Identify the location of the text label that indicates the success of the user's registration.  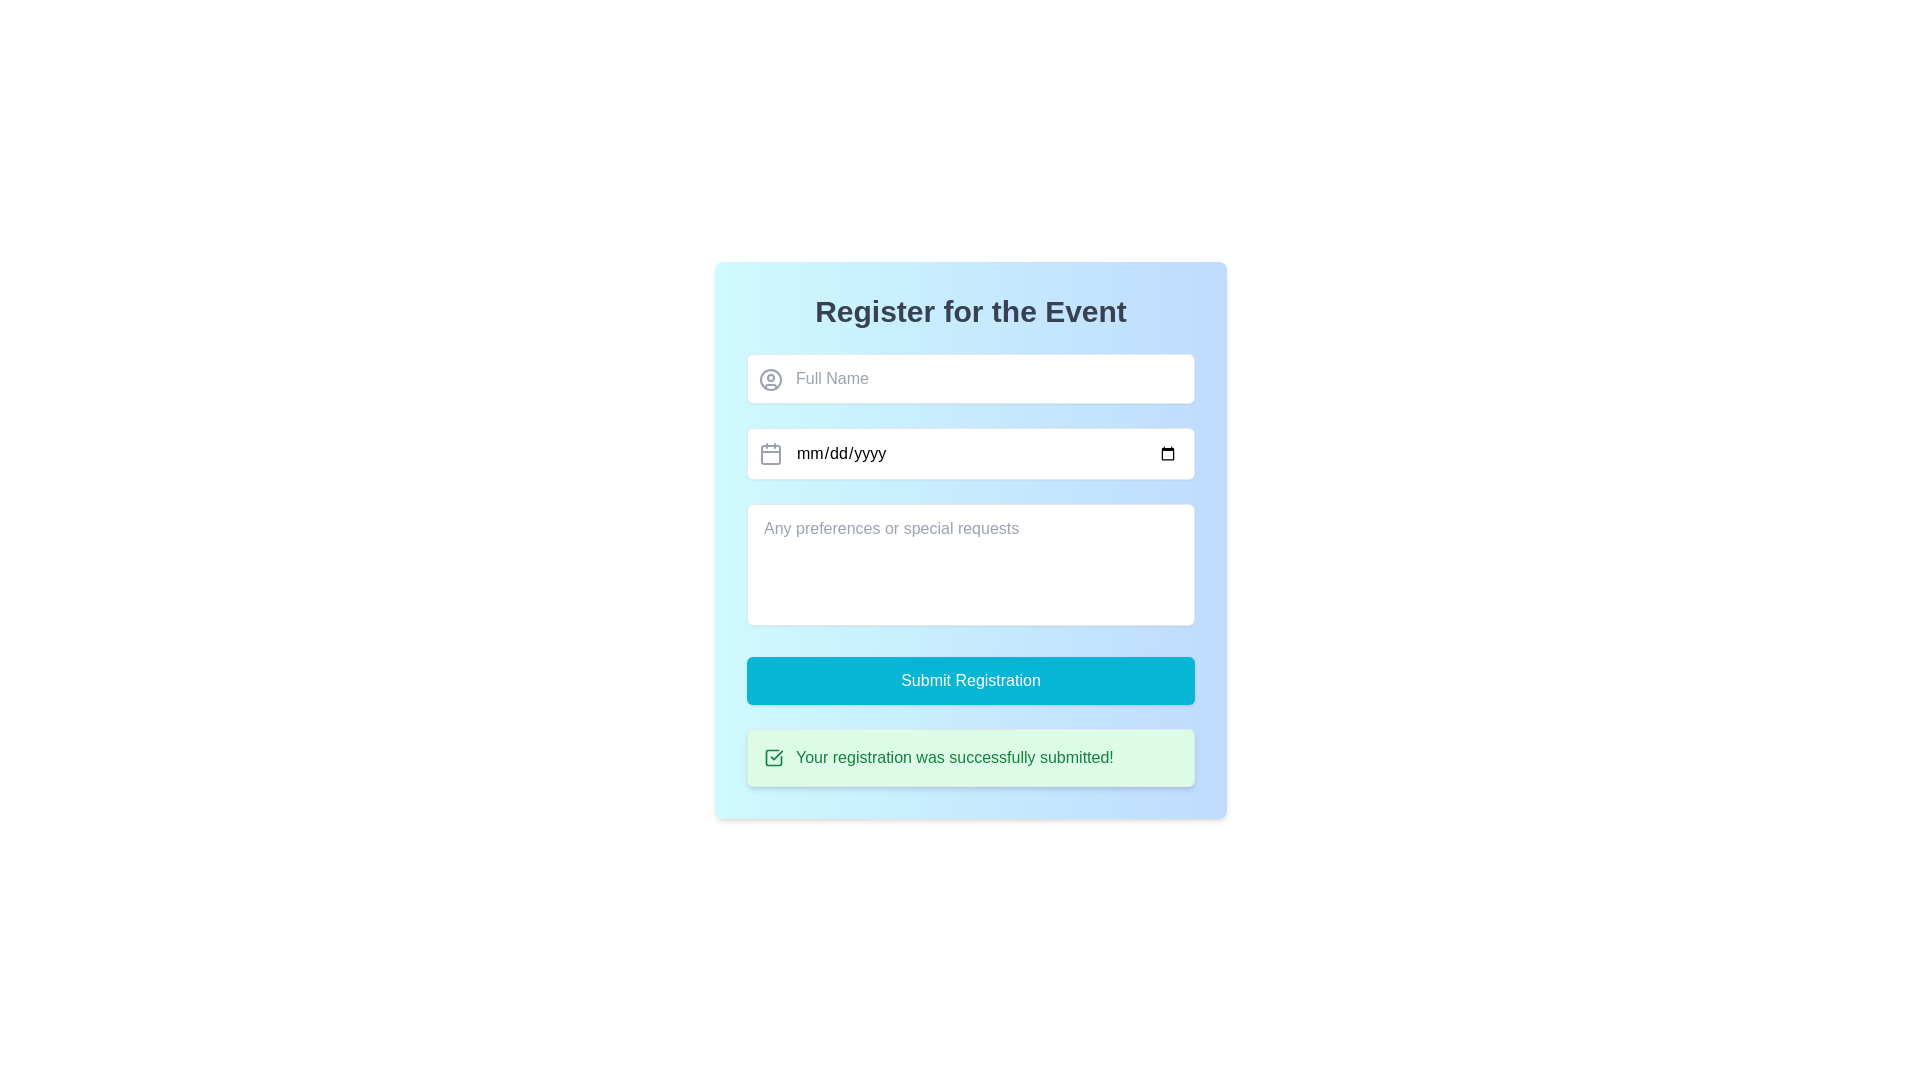
(953, 758).